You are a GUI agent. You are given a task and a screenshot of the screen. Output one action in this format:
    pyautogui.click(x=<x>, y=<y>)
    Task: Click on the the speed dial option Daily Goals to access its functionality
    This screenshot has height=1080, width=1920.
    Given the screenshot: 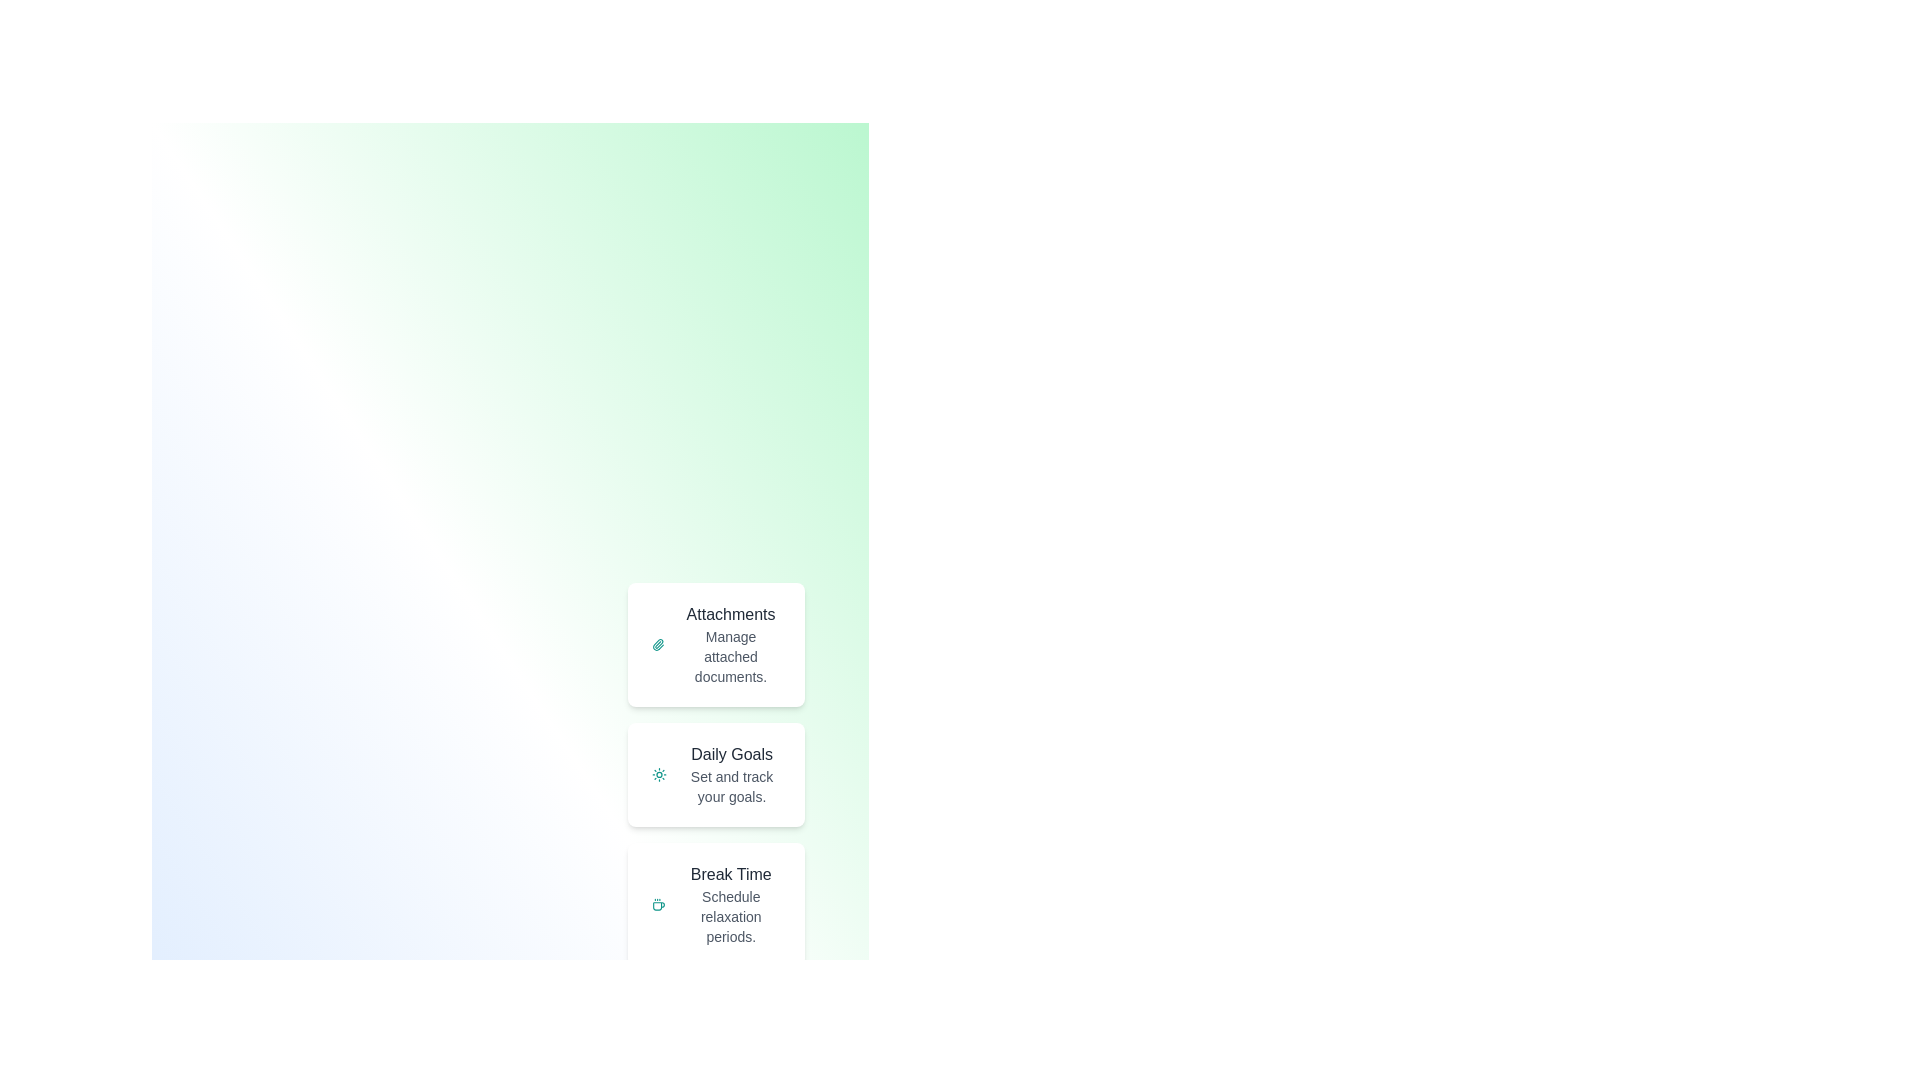 What is the action you would take?
    pyautogui.click(x=716, y=774)
    